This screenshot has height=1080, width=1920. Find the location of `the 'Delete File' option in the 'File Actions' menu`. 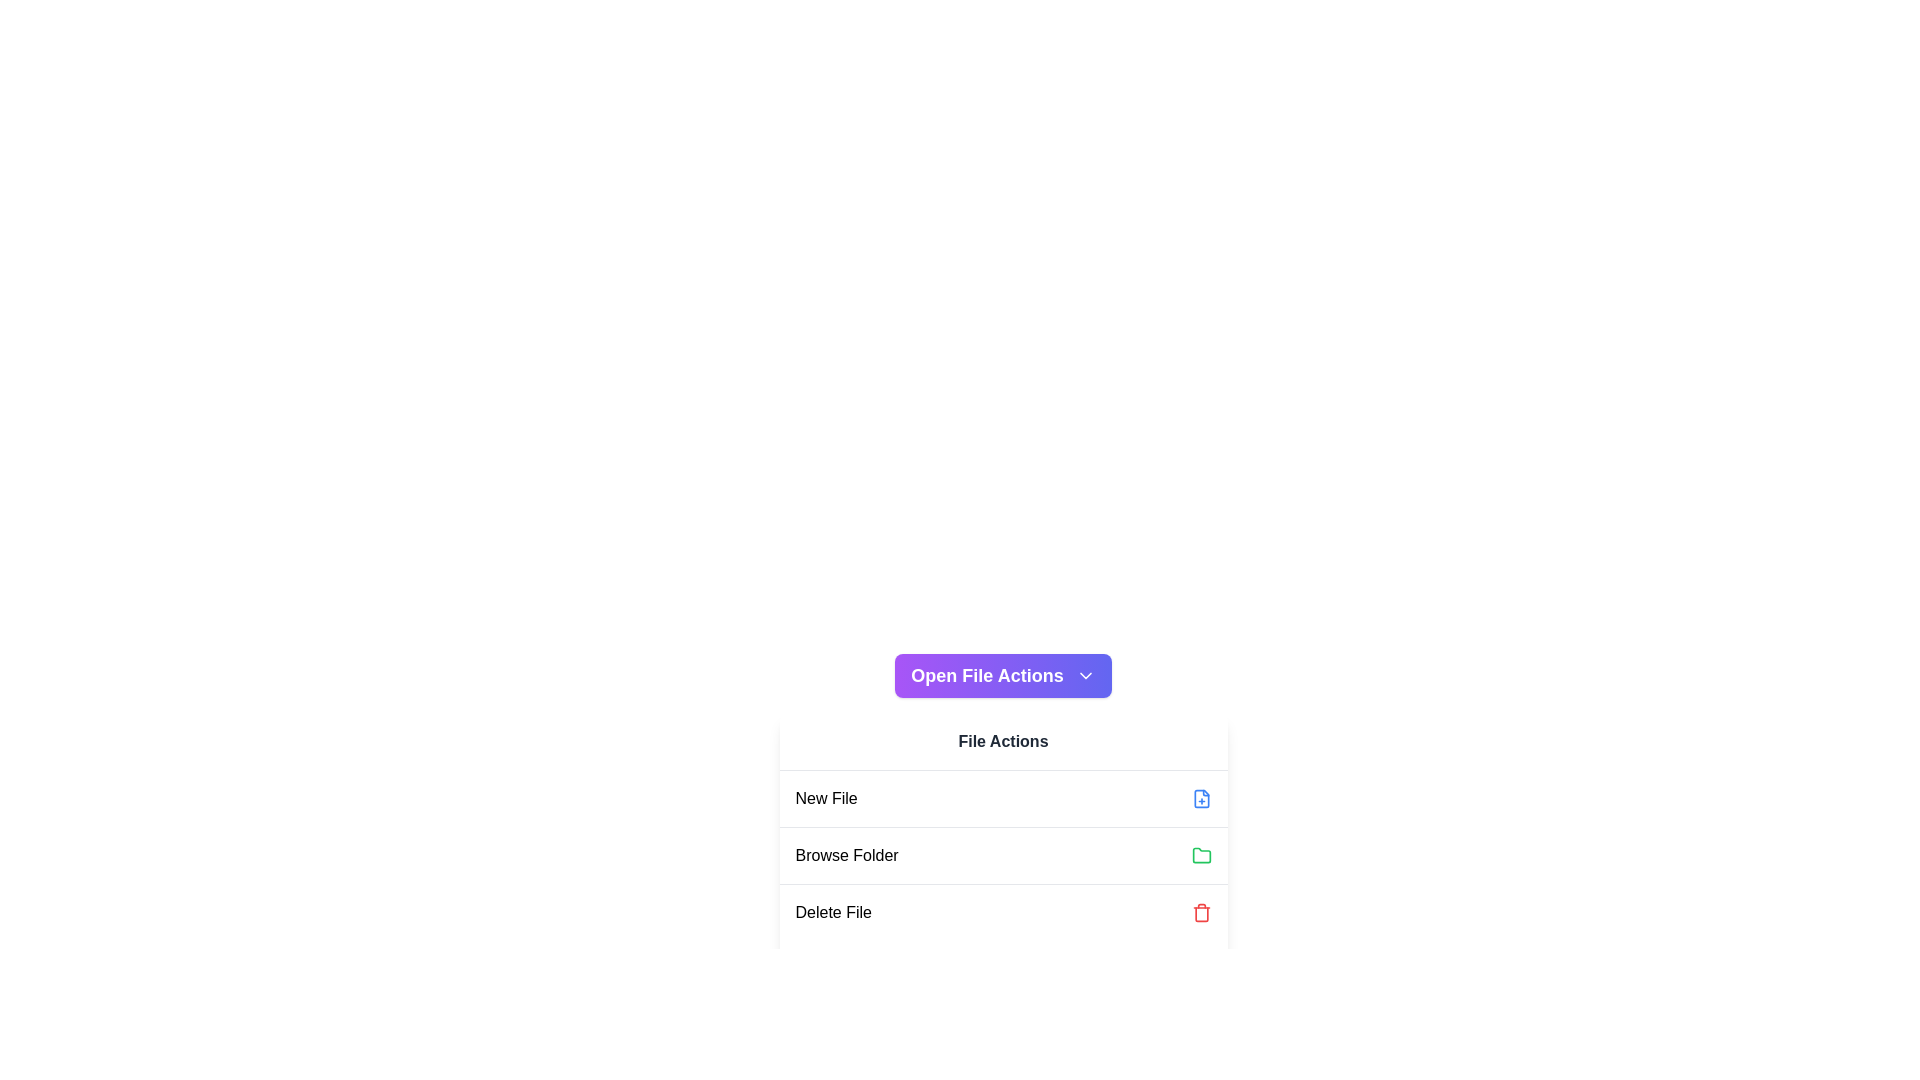

the 'Delete File' option in the 'File Actions' menu is located at coordinates (1003, 912).